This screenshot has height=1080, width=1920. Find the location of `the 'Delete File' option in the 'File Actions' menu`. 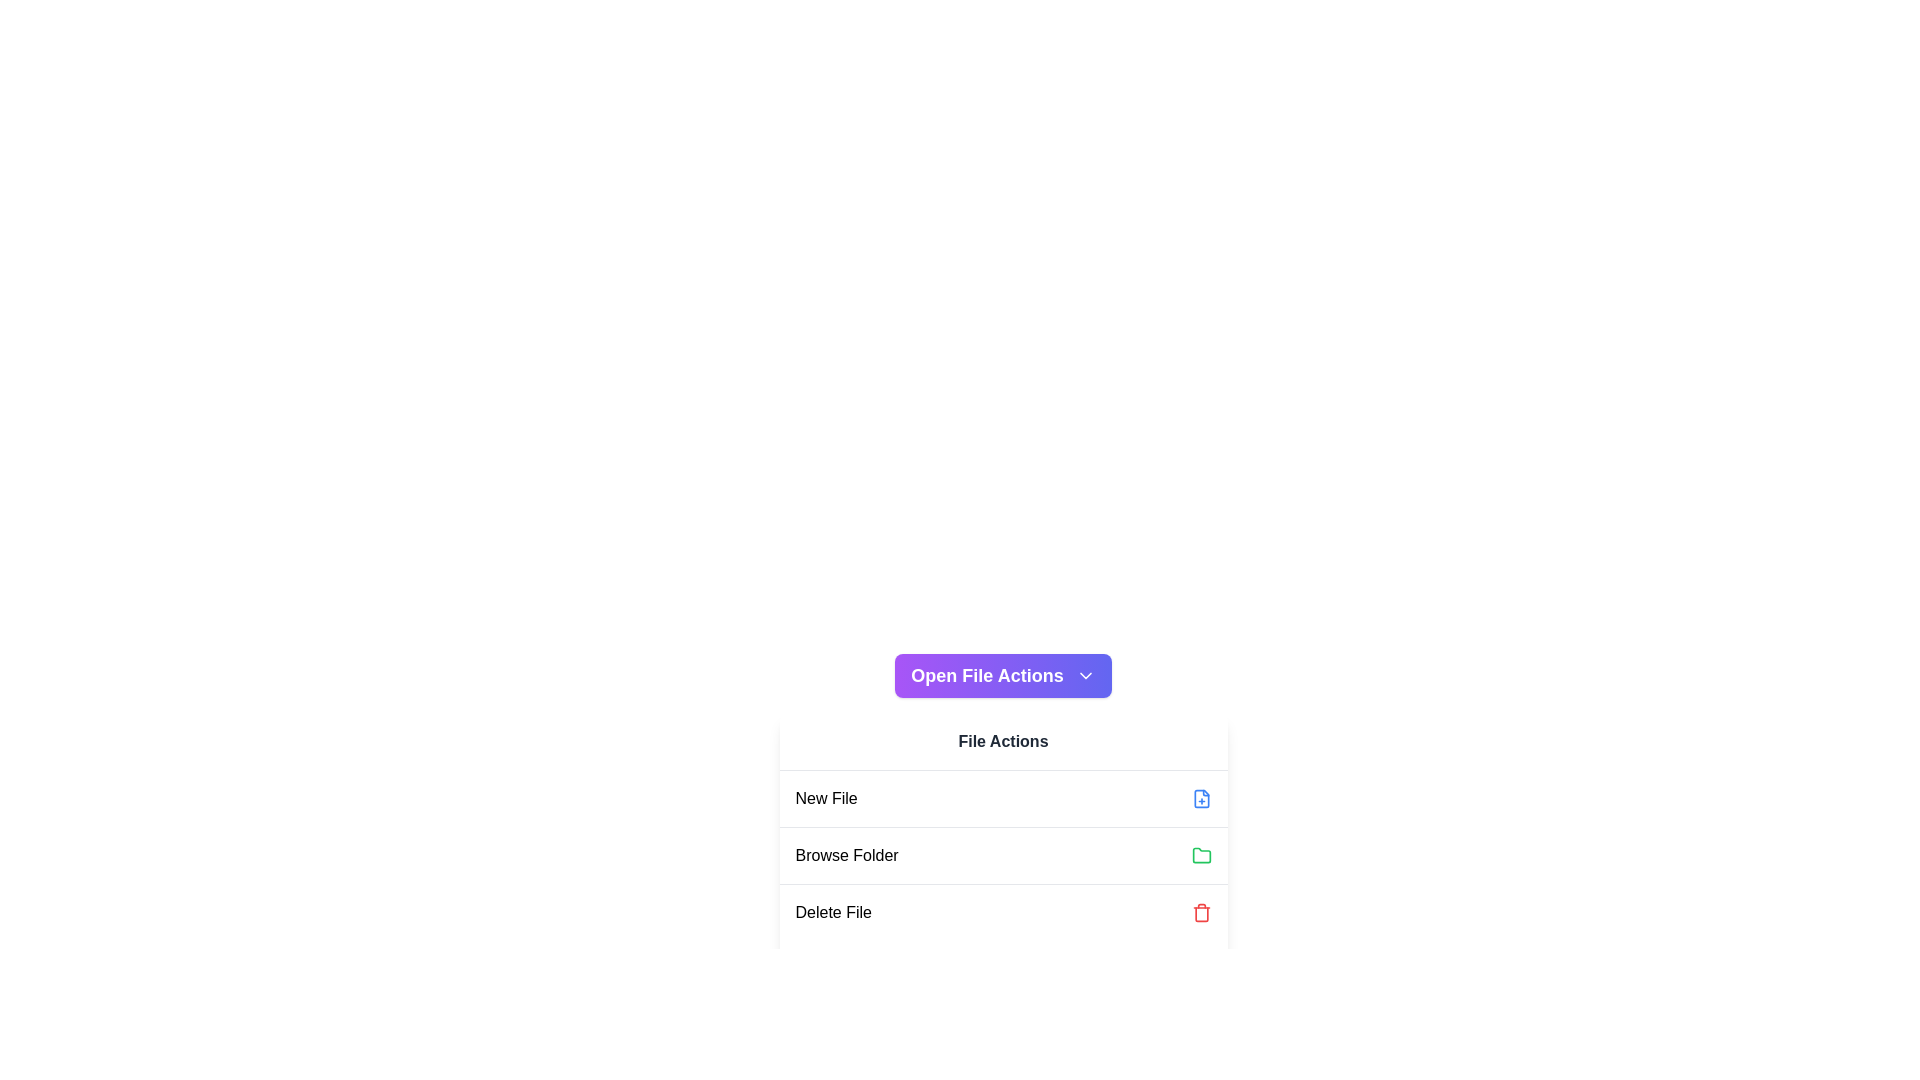

the 'Delete File' option in the 'File Actions' menu is located at coordinates (1003, 912).